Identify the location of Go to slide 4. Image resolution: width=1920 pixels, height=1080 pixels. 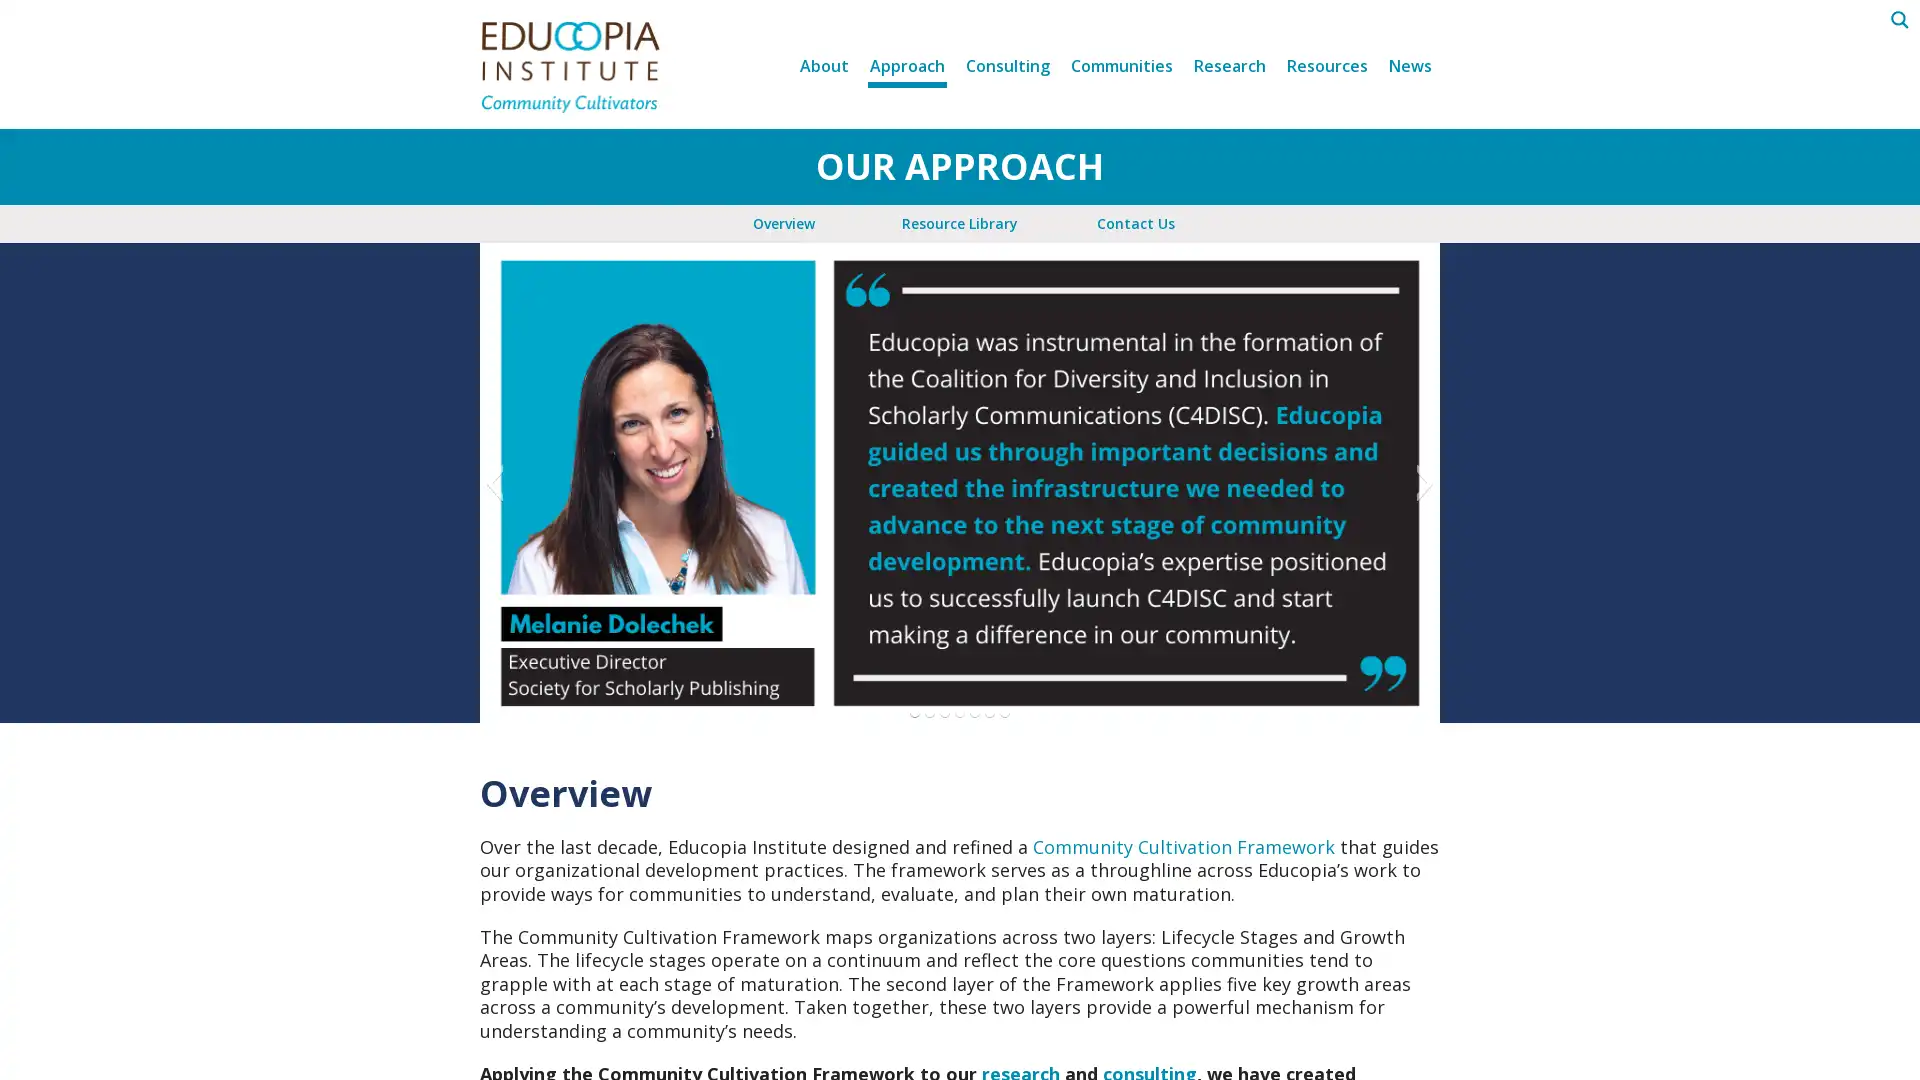
(958, 711).